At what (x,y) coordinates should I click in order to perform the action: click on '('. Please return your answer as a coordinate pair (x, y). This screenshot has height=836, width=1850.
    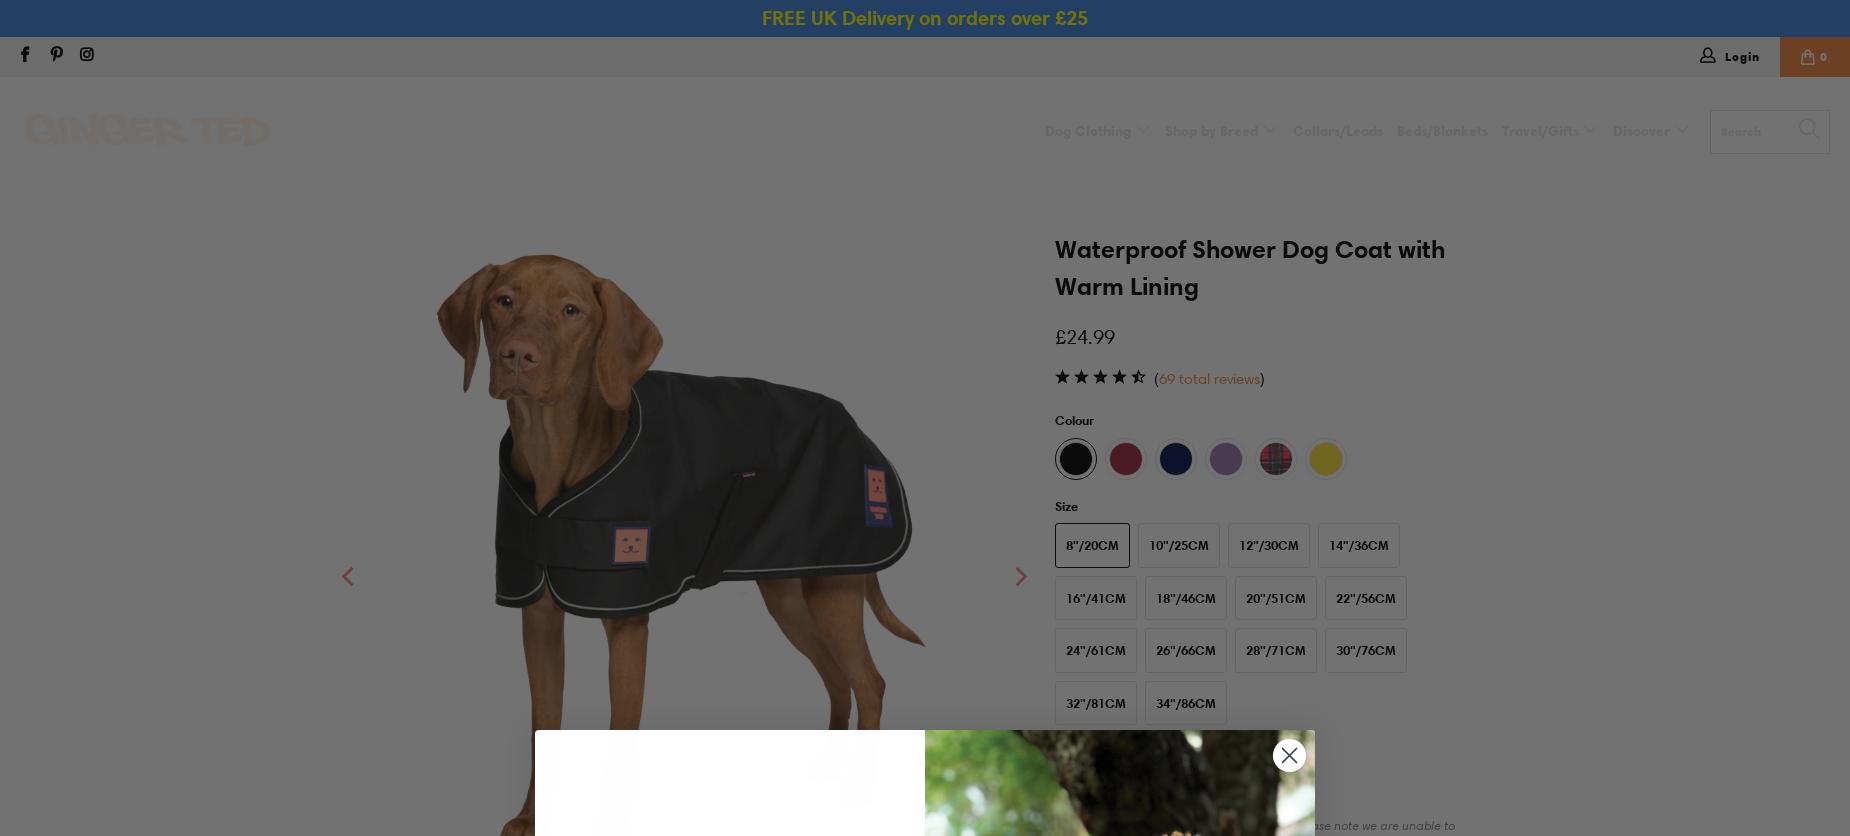
    Looking at the image, I should click on (1155, 377).